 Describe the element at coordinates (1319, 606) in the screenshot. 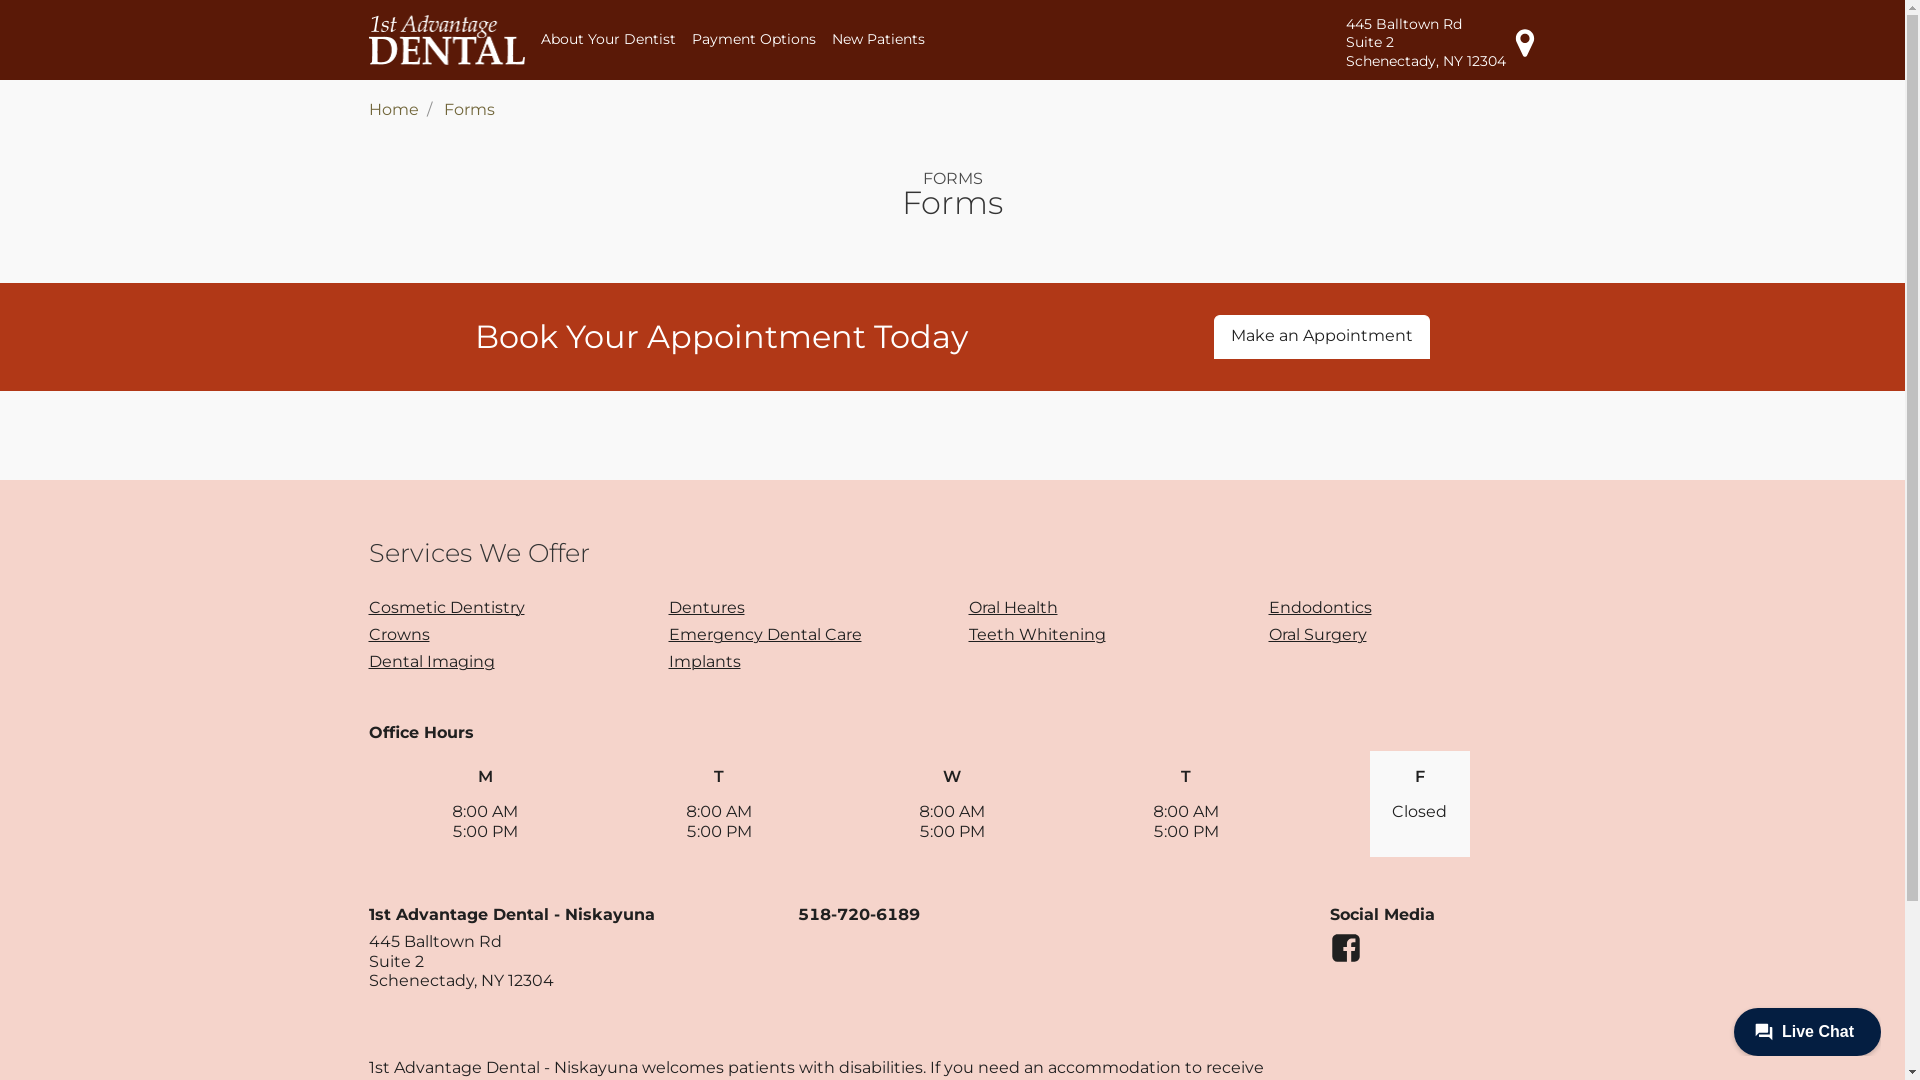

I see `'Endodontics'` at that location.